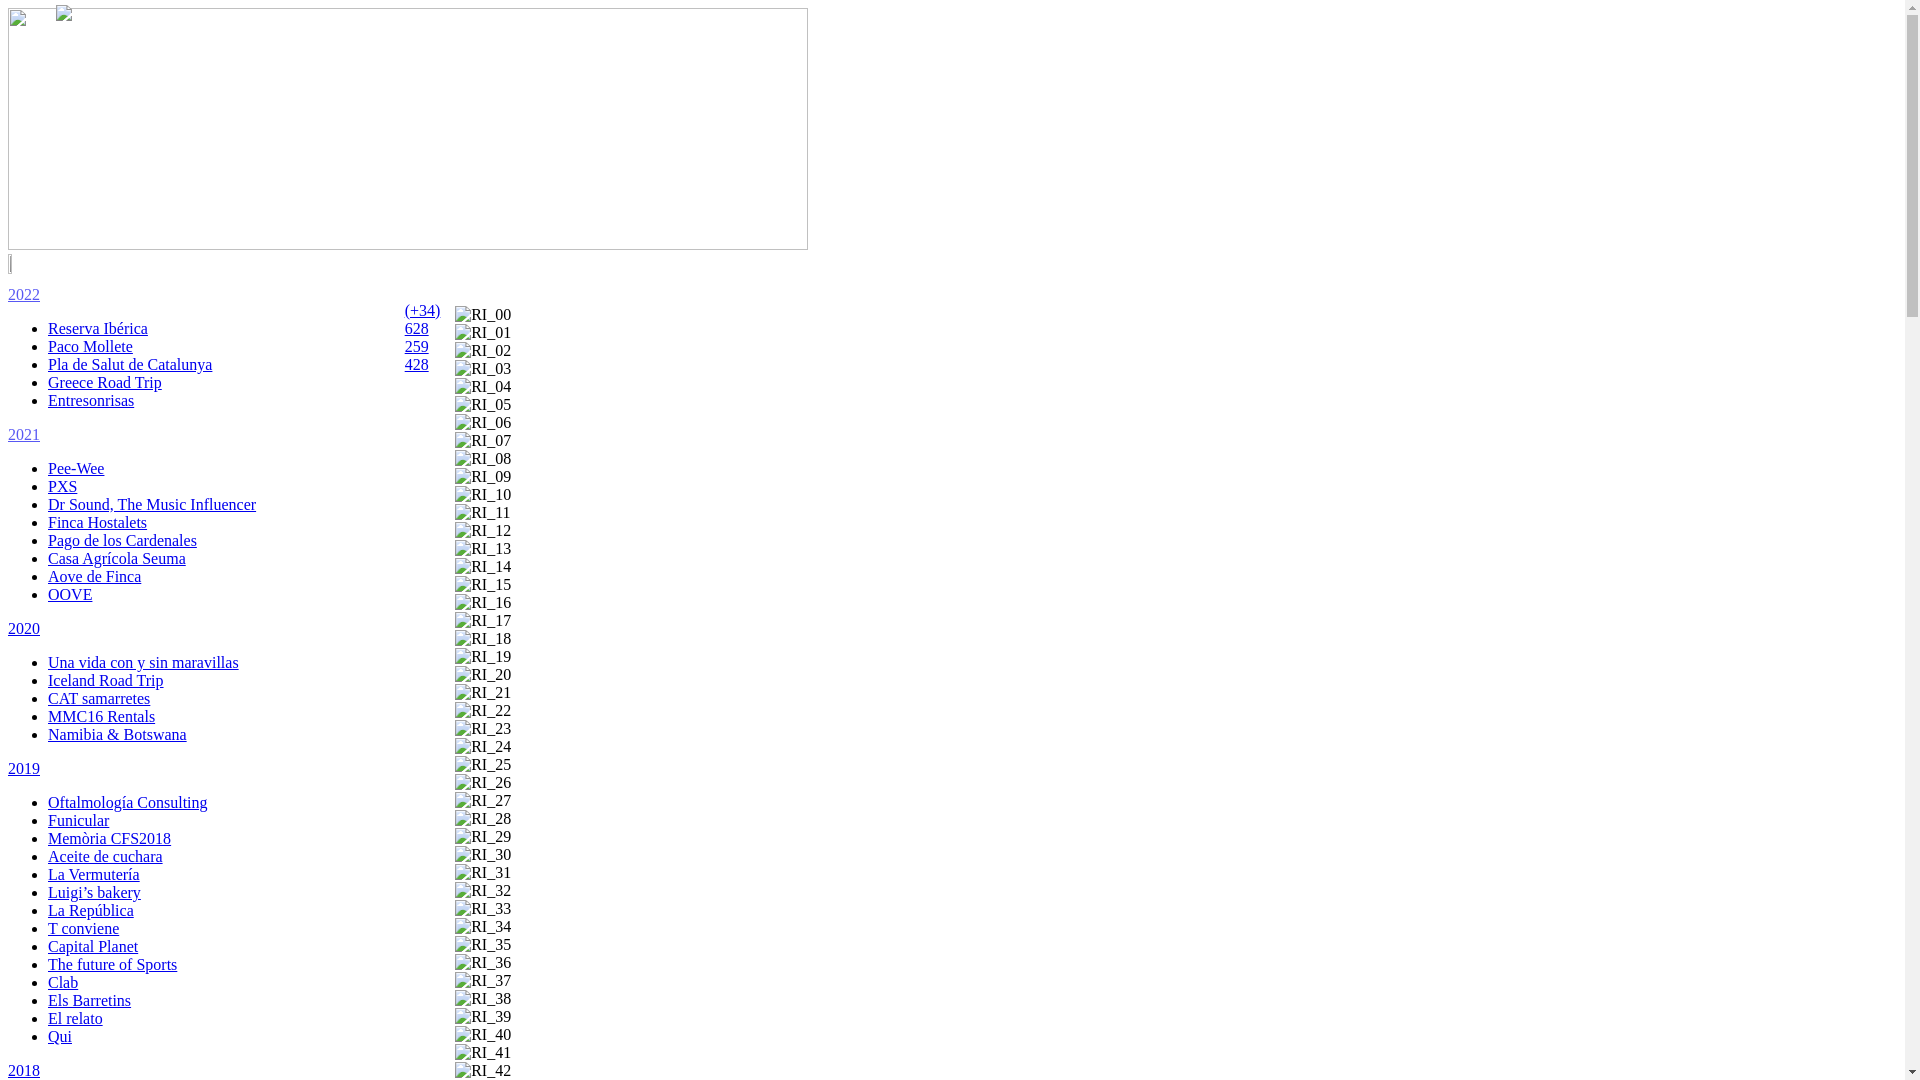  I want to click on 'Els Barretins', so click(88, 1000).